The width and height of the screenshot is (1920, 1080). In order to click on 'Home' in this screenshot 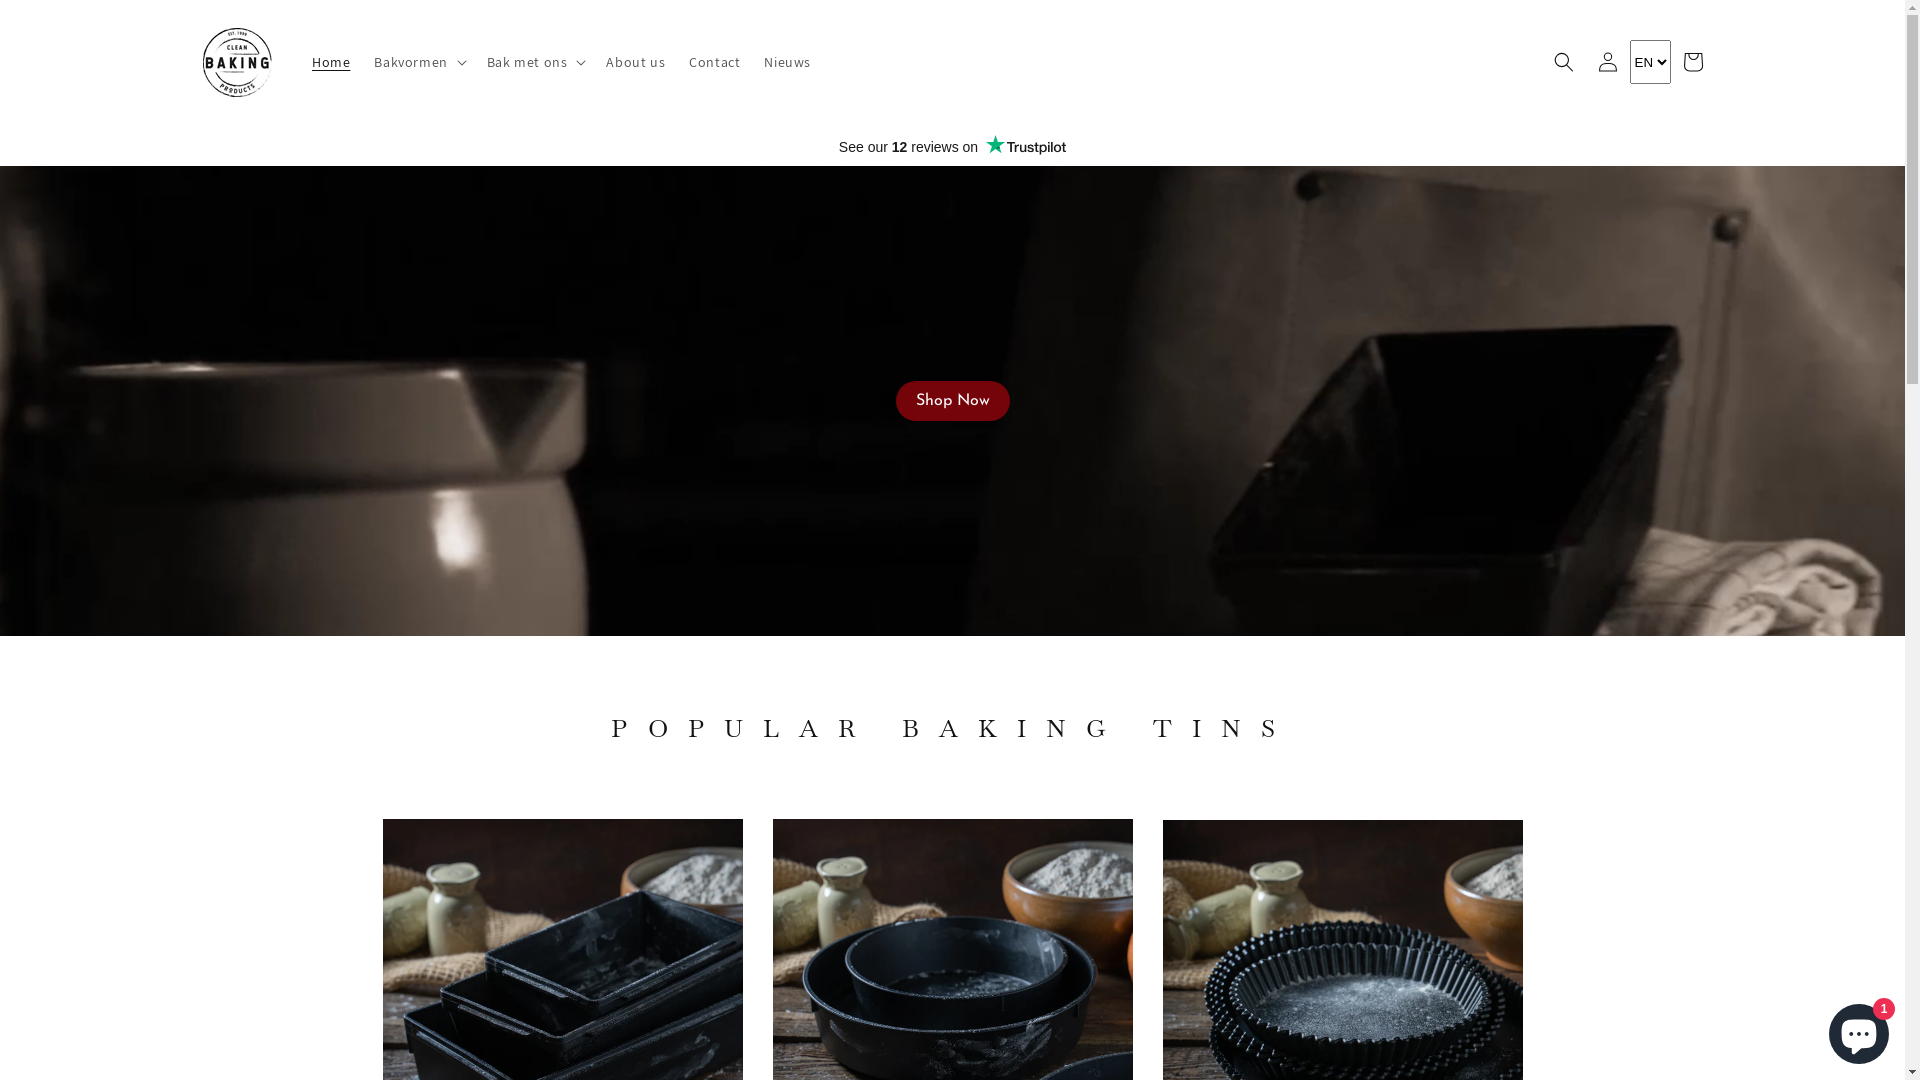, I will do `click(331, 60)`.